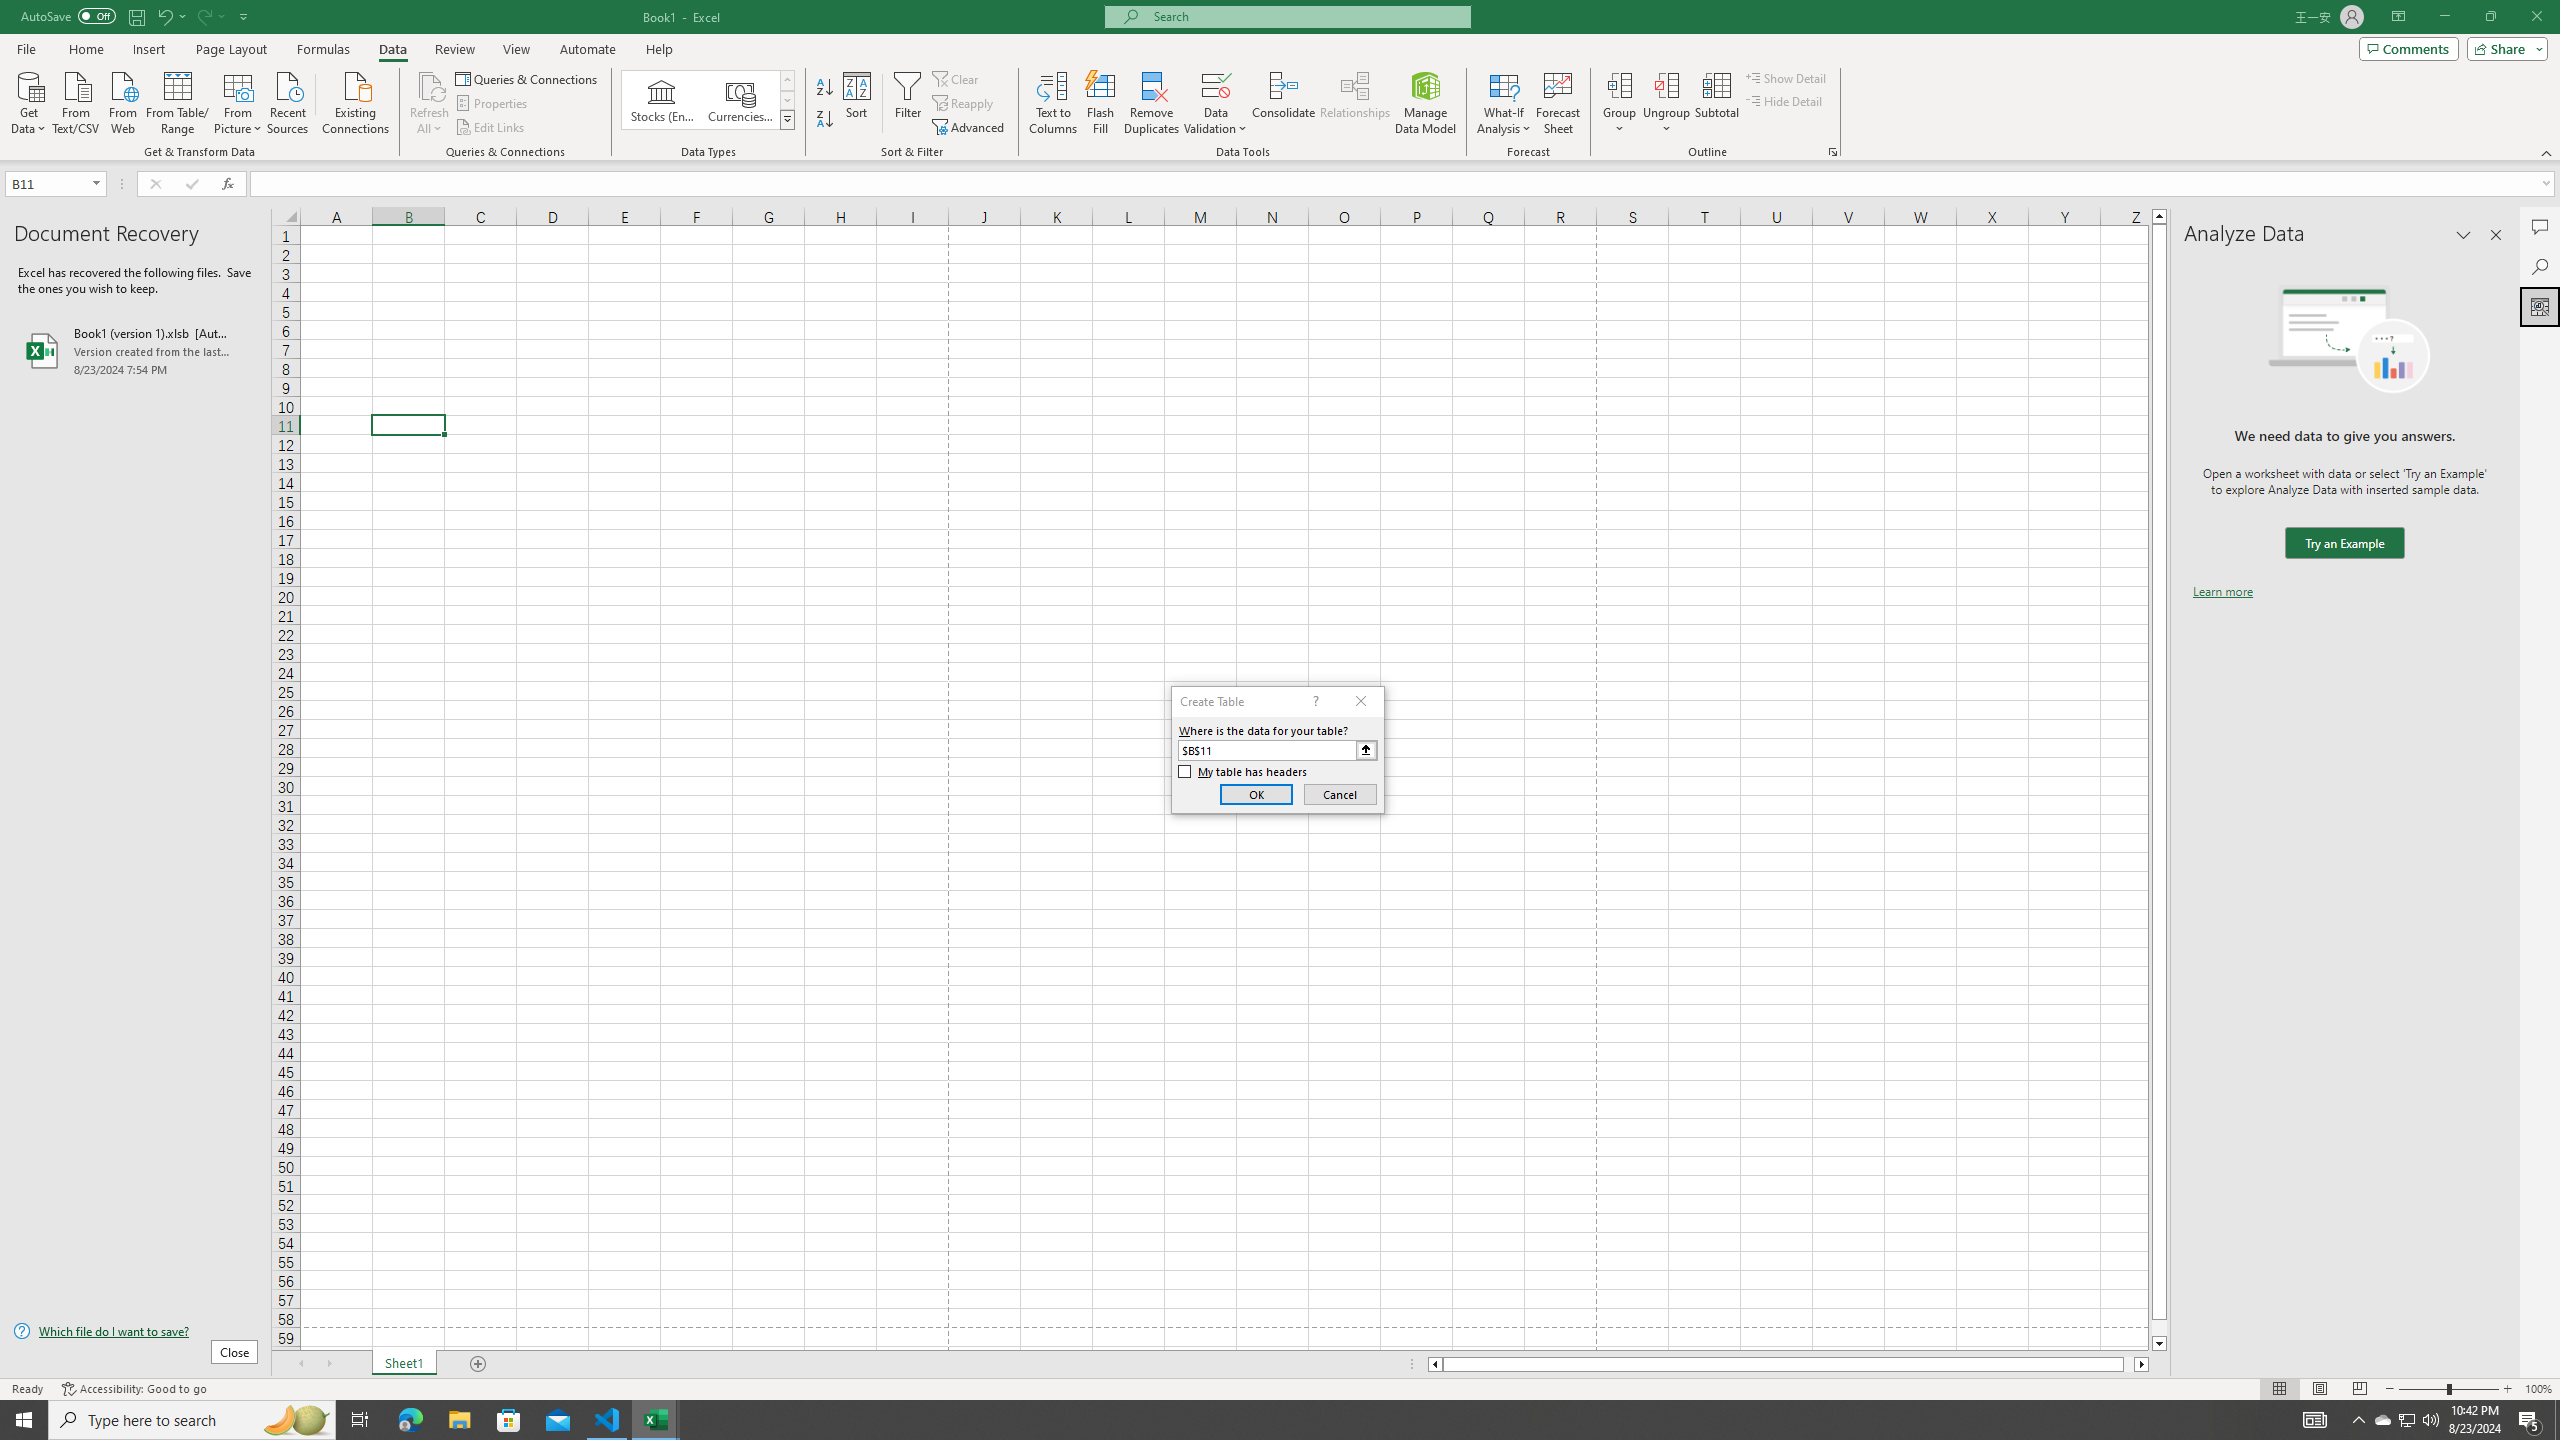  Describe the element at coordinates (2443, 16) in the screenshot. I see `'Minimize'` at that location.